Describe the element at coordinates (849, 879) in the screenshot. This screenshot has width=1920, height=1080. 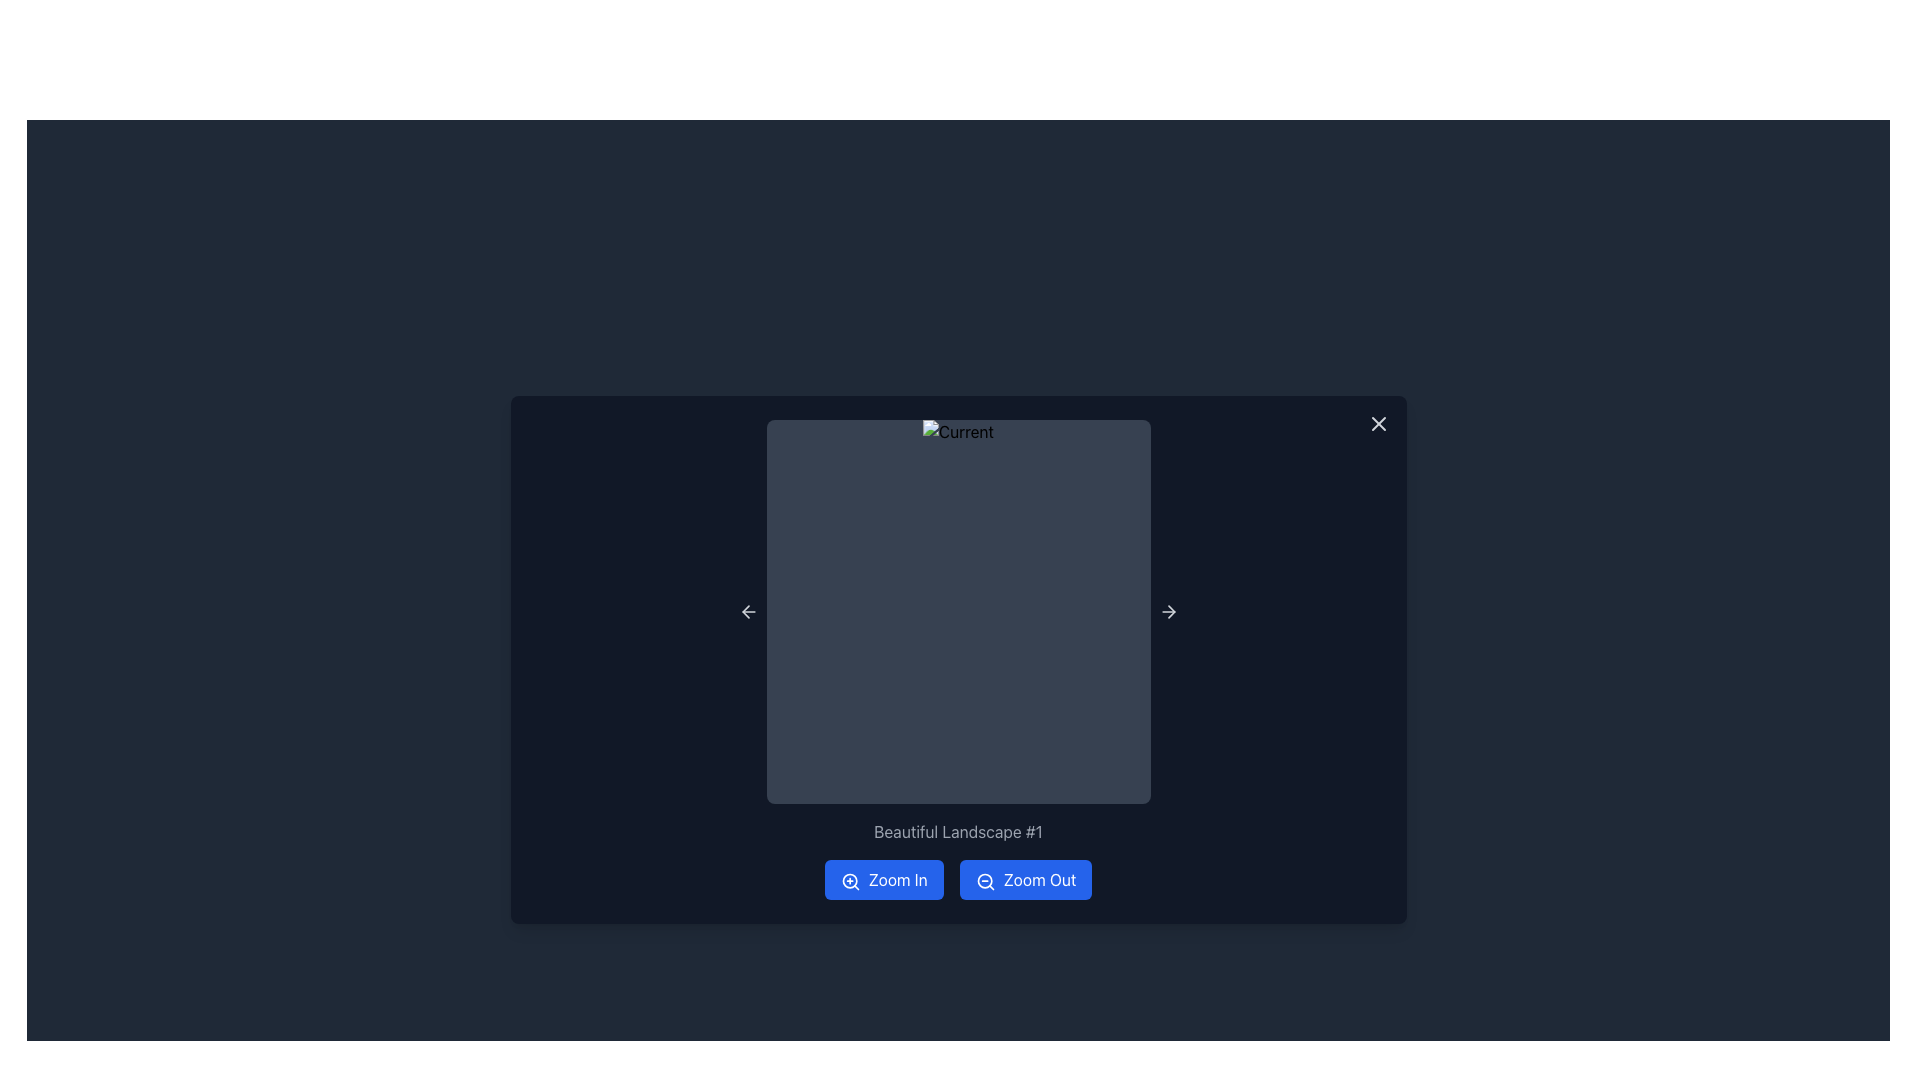
I see `the graphical representation of the circular zoom icon with a blue base and a red core, located to the left of the 'Zoom In' button at the bottom of the modal interface` at that location.